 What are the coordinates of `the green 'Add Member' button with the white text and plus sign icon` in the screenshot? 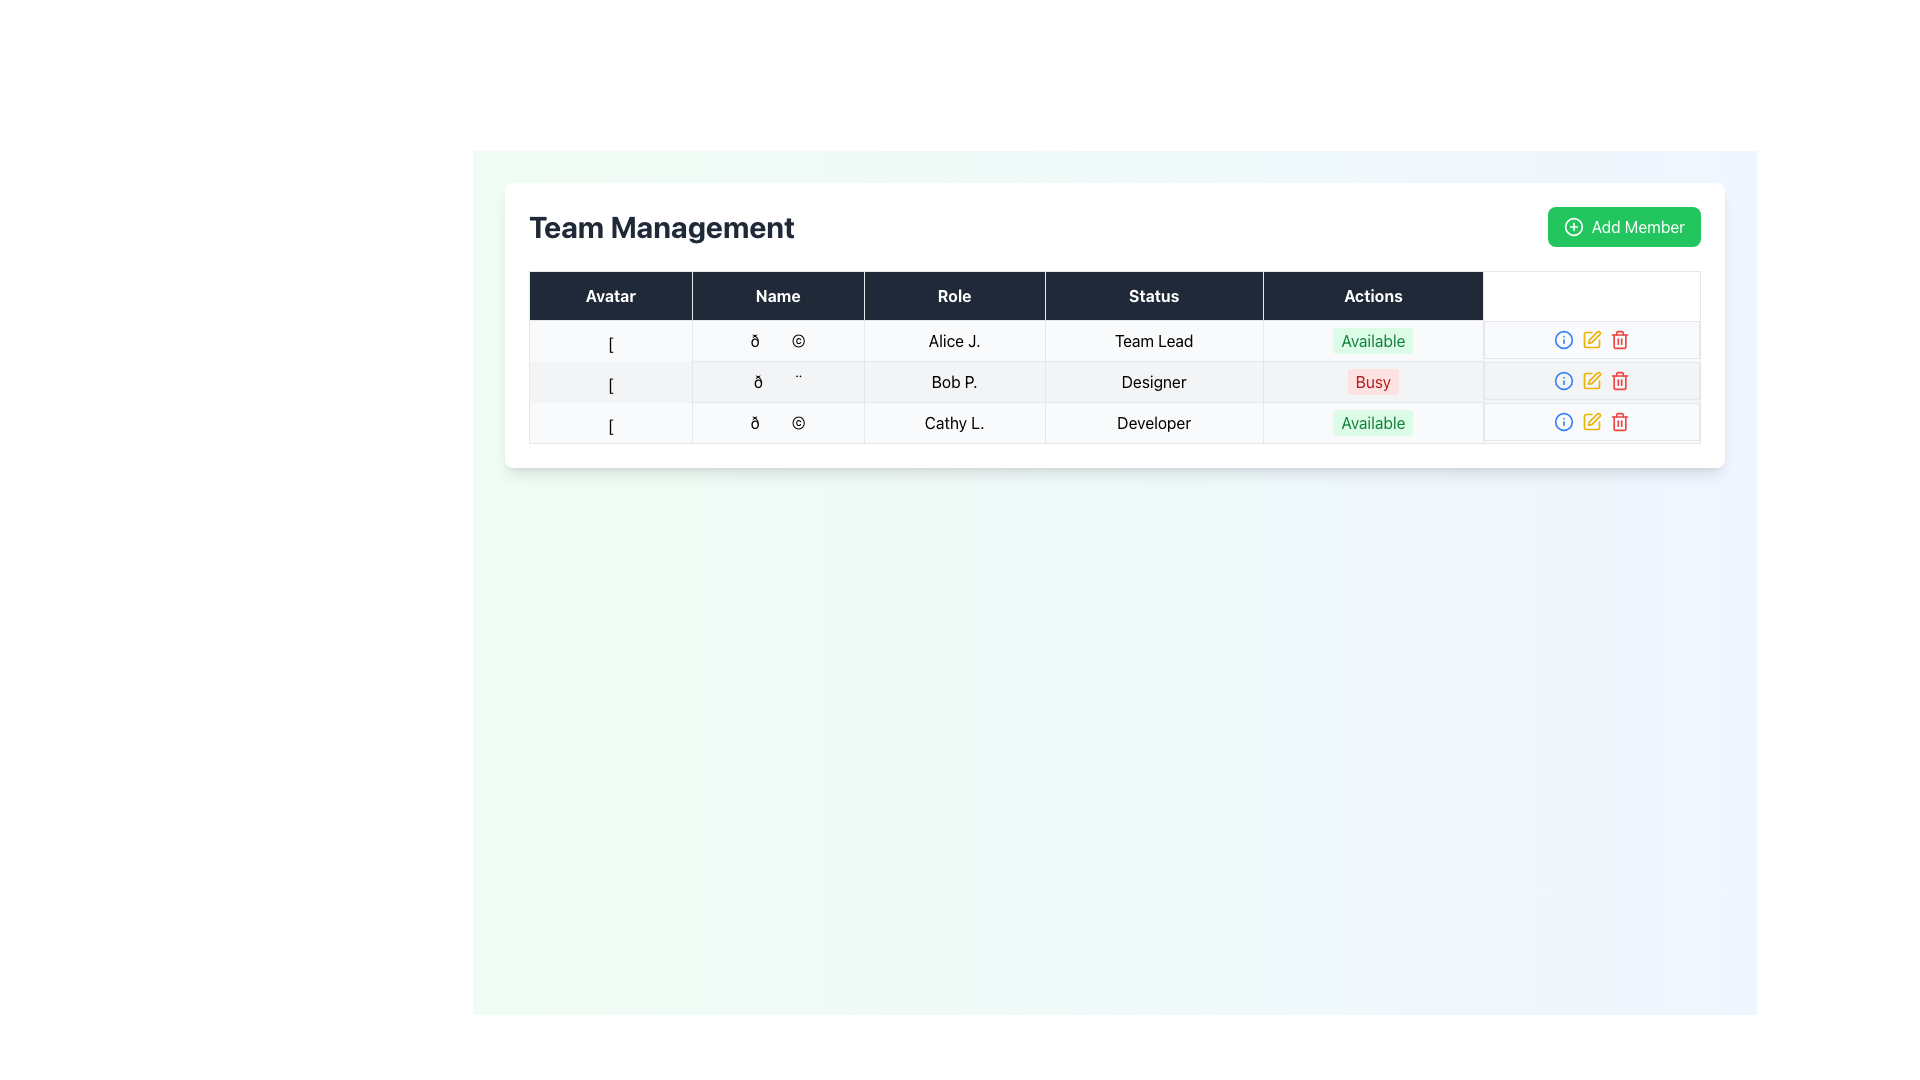 It's located at (1624, 226).